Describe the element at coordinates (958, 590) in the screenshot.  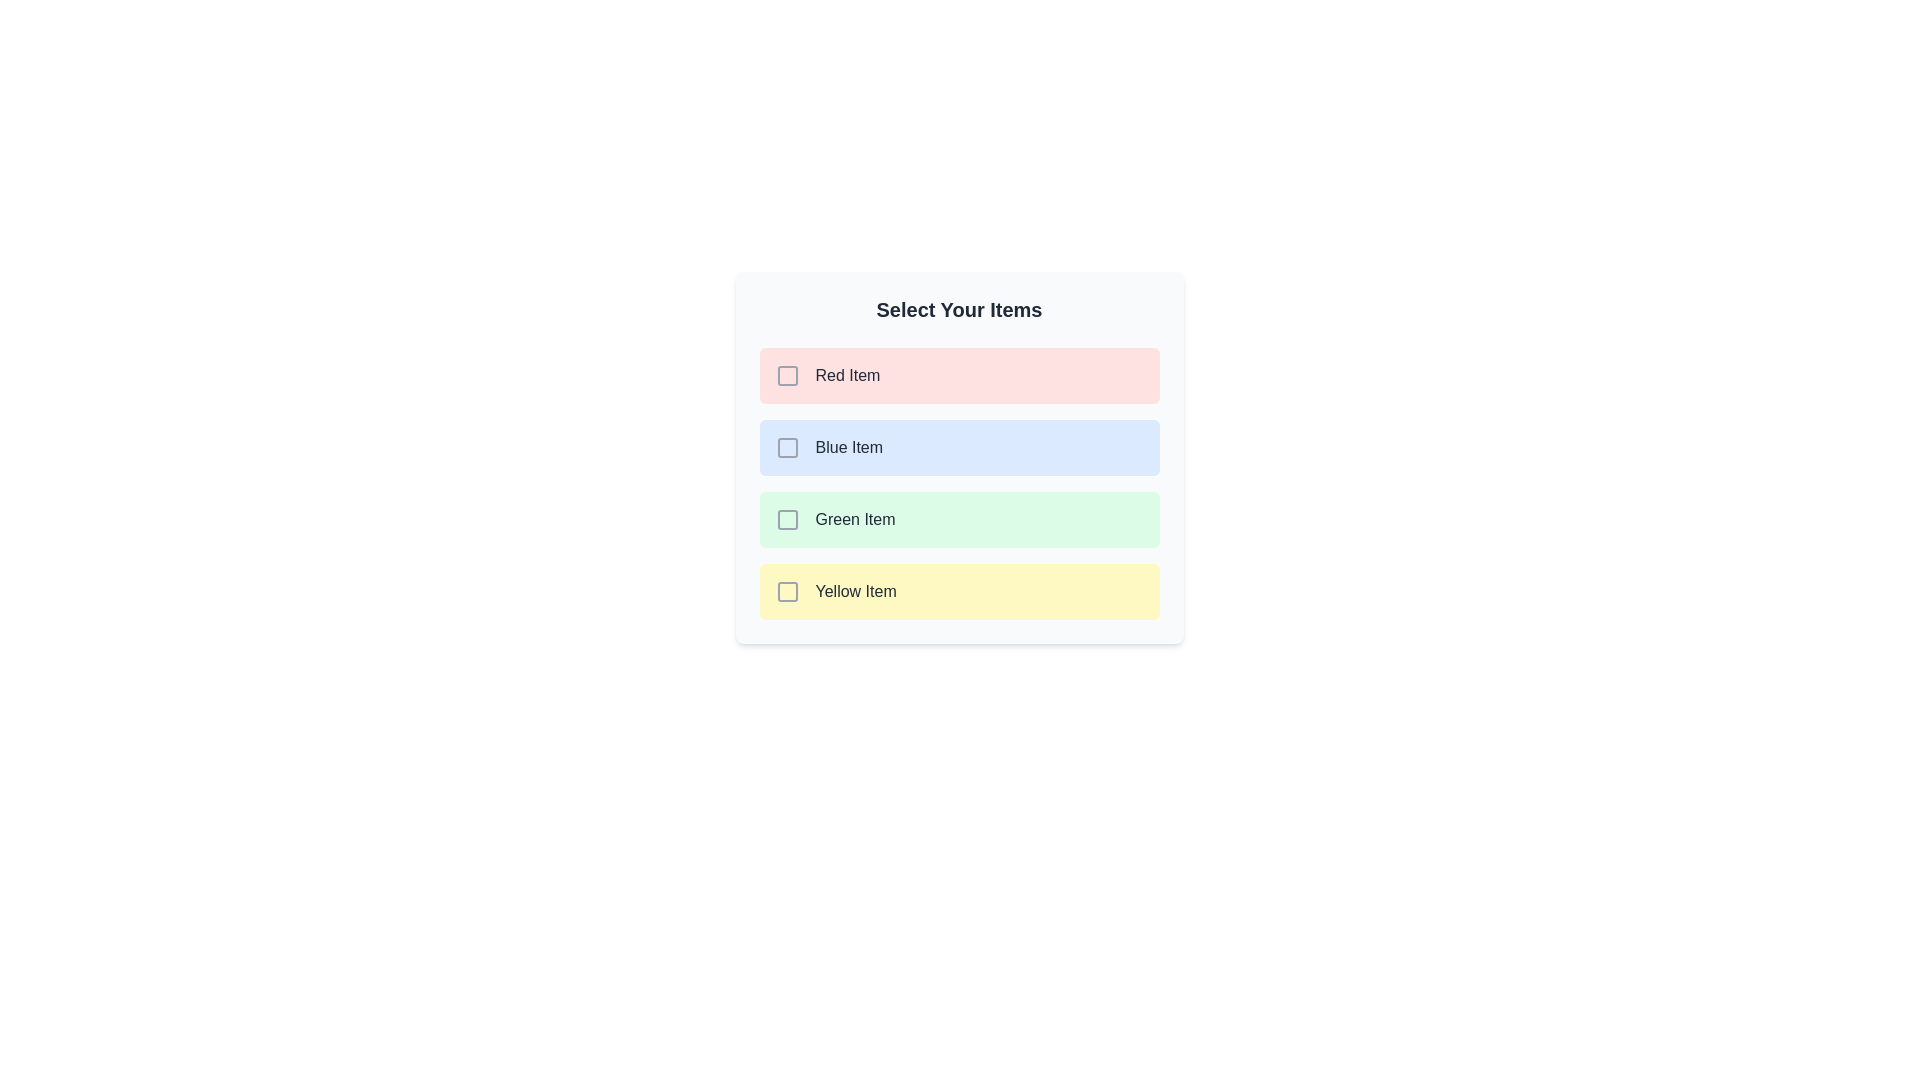
I see `the item Yellow Item` at that location.